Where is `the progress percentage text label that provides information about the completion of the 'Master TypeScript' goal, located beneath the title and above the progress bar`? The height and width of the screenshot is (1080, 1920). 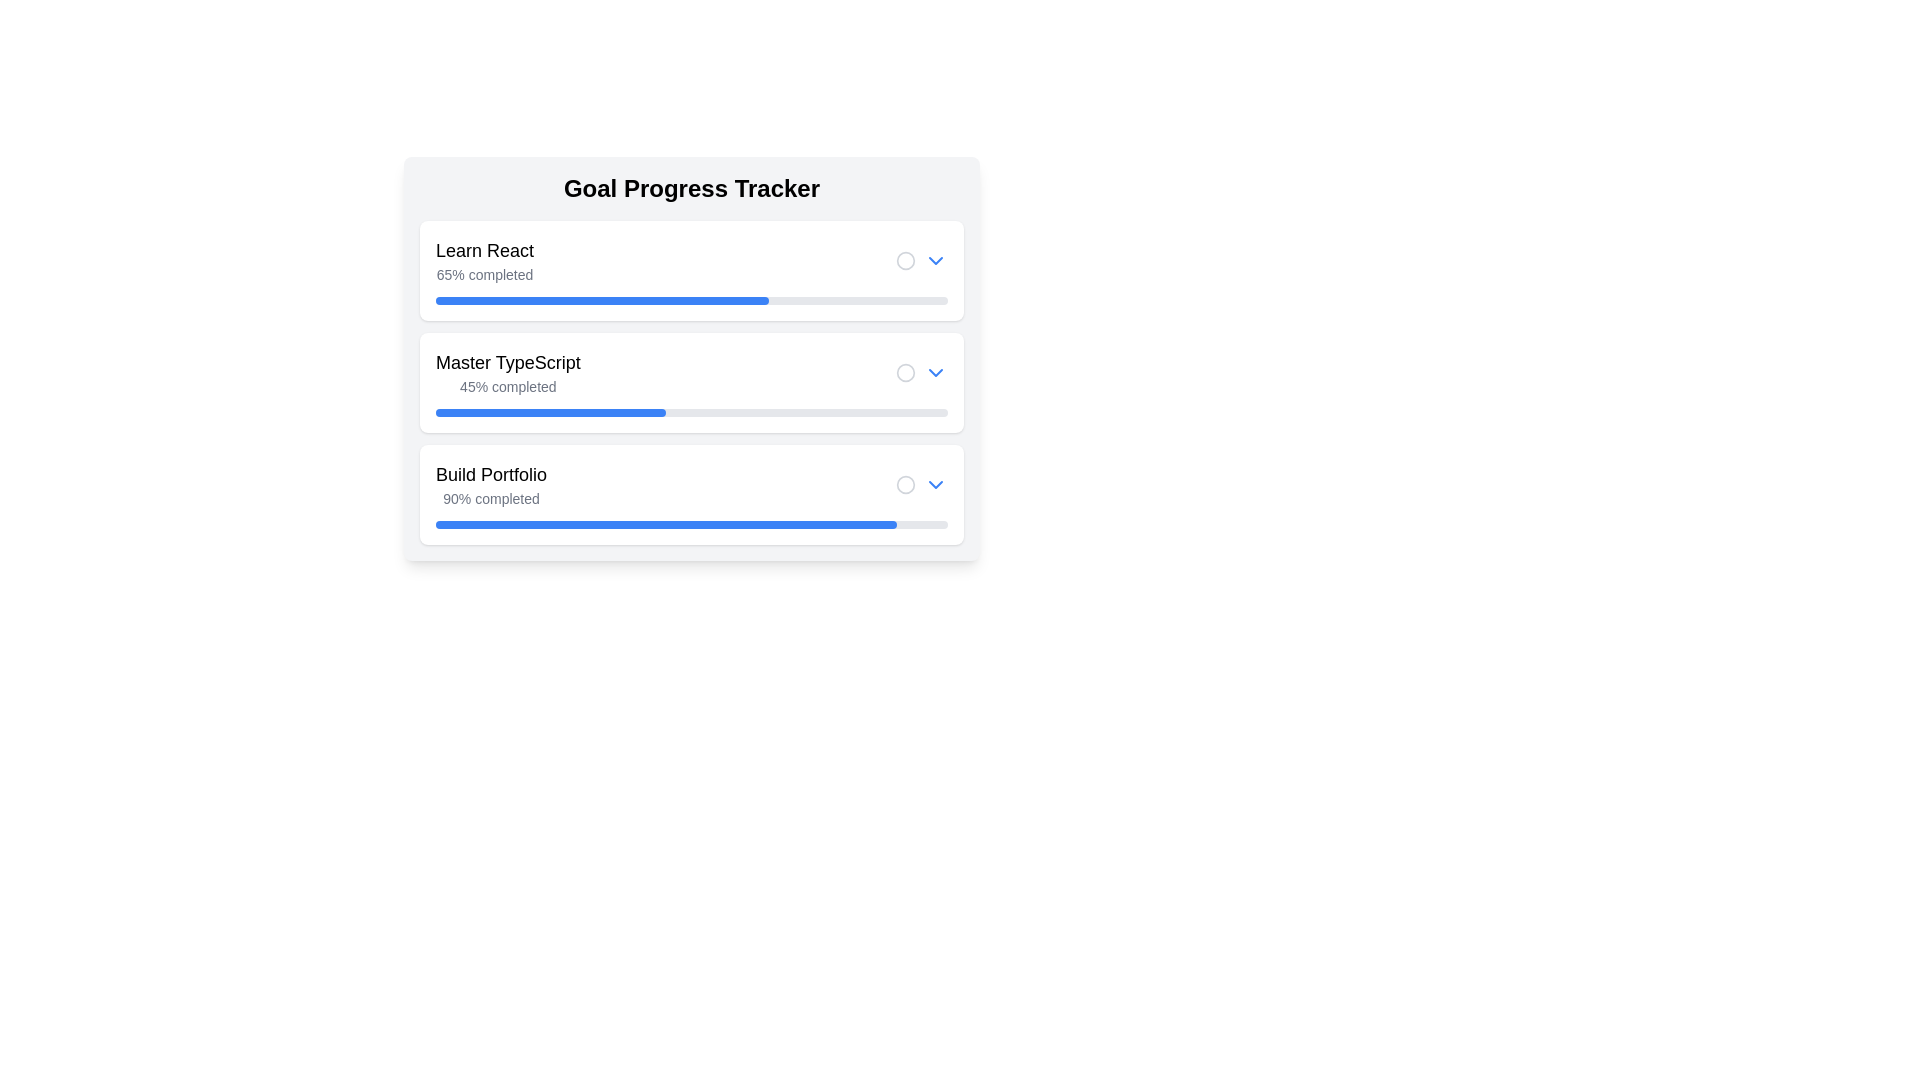
the progress percentage text label that provides information about the completion of the 'Master TypeScript' goal, located beneath the title and above the progress bar is located at coordinates (508, 386).